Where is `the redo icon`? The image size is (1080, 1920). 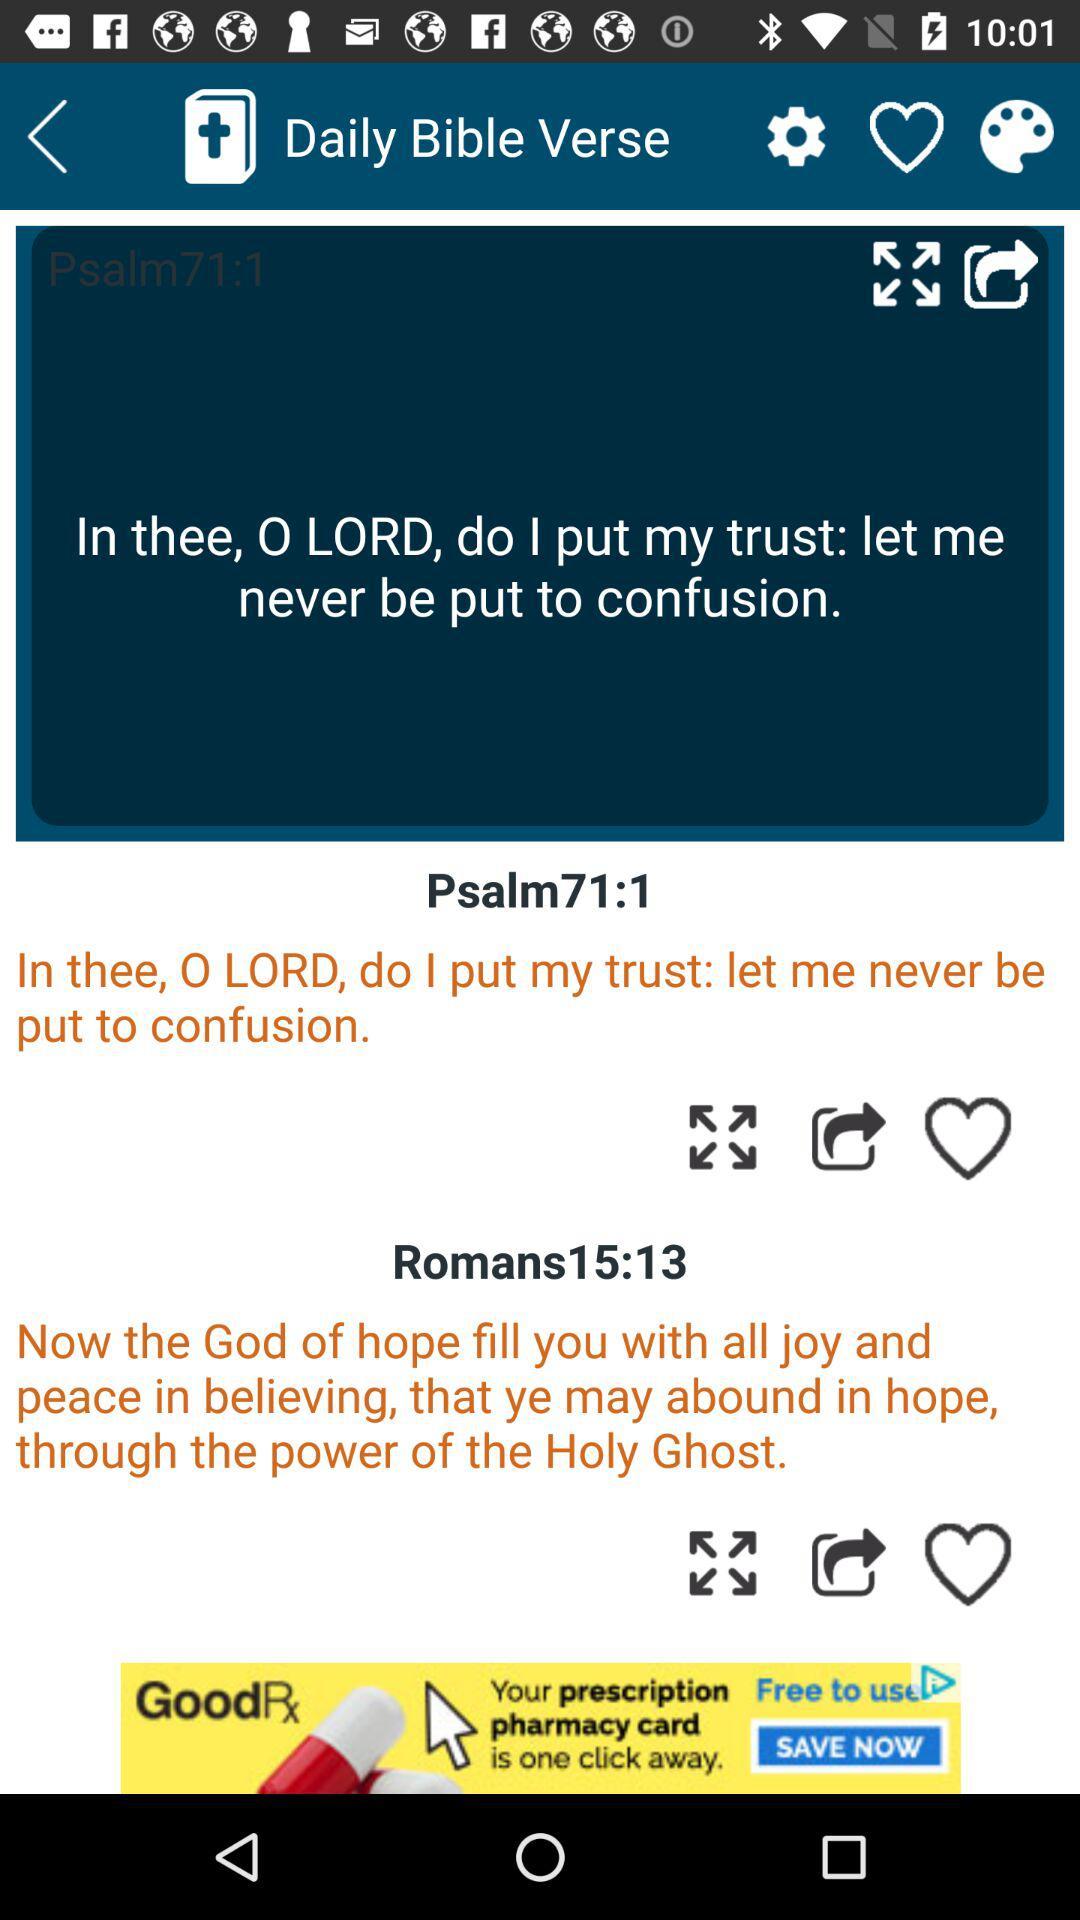 the redo icon is located at coordinates (1001, 272).